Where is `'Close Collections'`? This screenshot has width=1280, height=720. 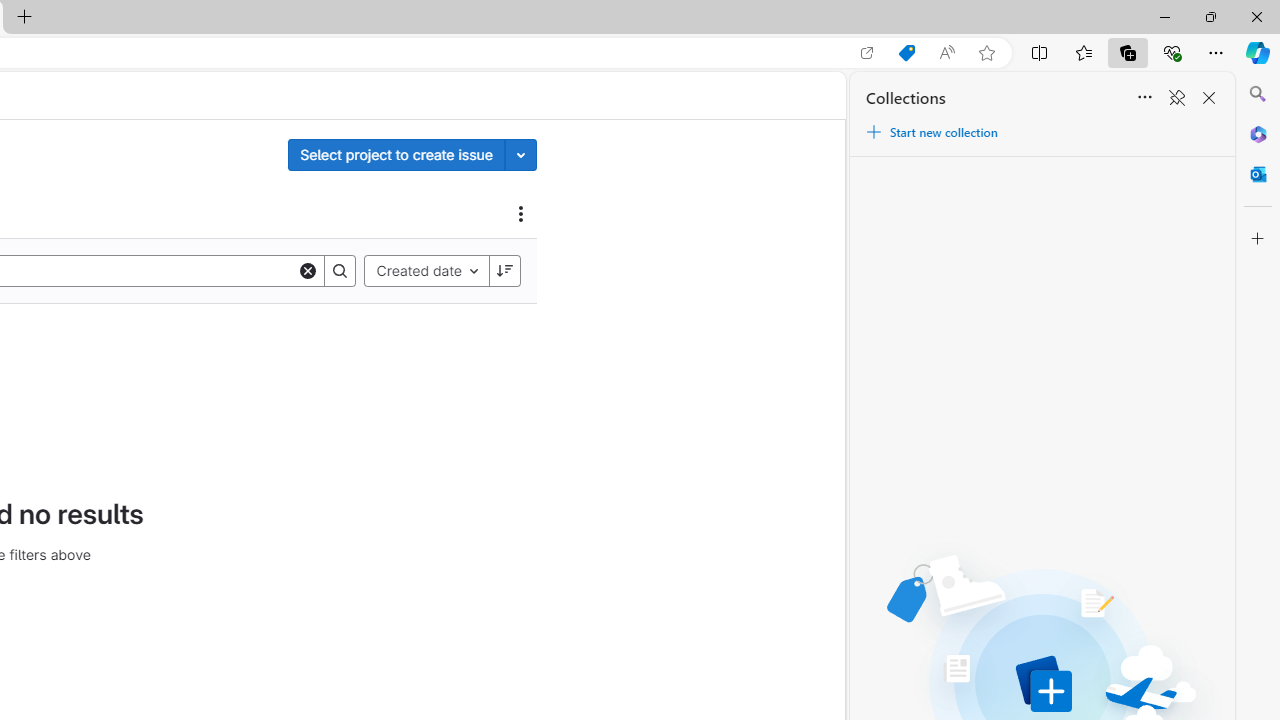 'Close Collections' is located at coordinates (1207, 98).